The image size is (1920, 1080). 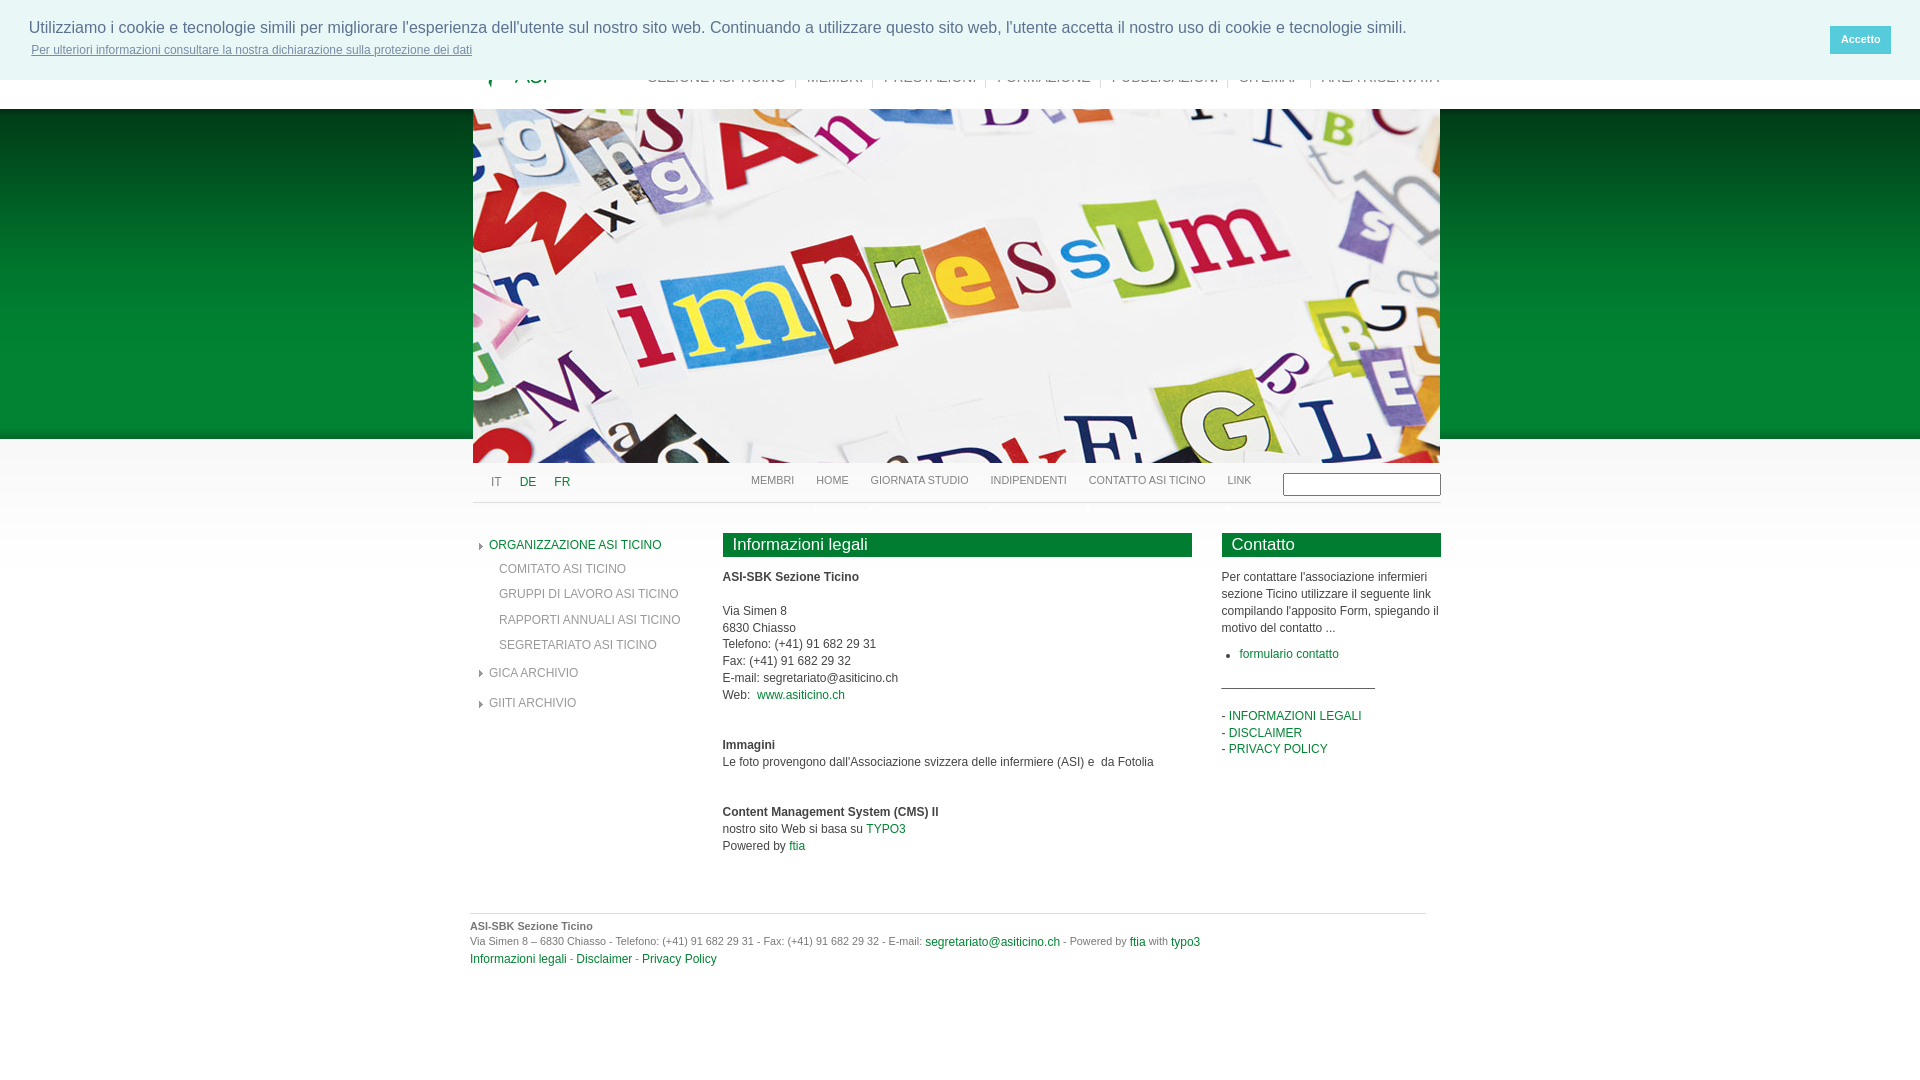 What do you see at coordinates (884, 829) in the screenshot?
I see `'TYPO3'` at bounding box center [884, 829].